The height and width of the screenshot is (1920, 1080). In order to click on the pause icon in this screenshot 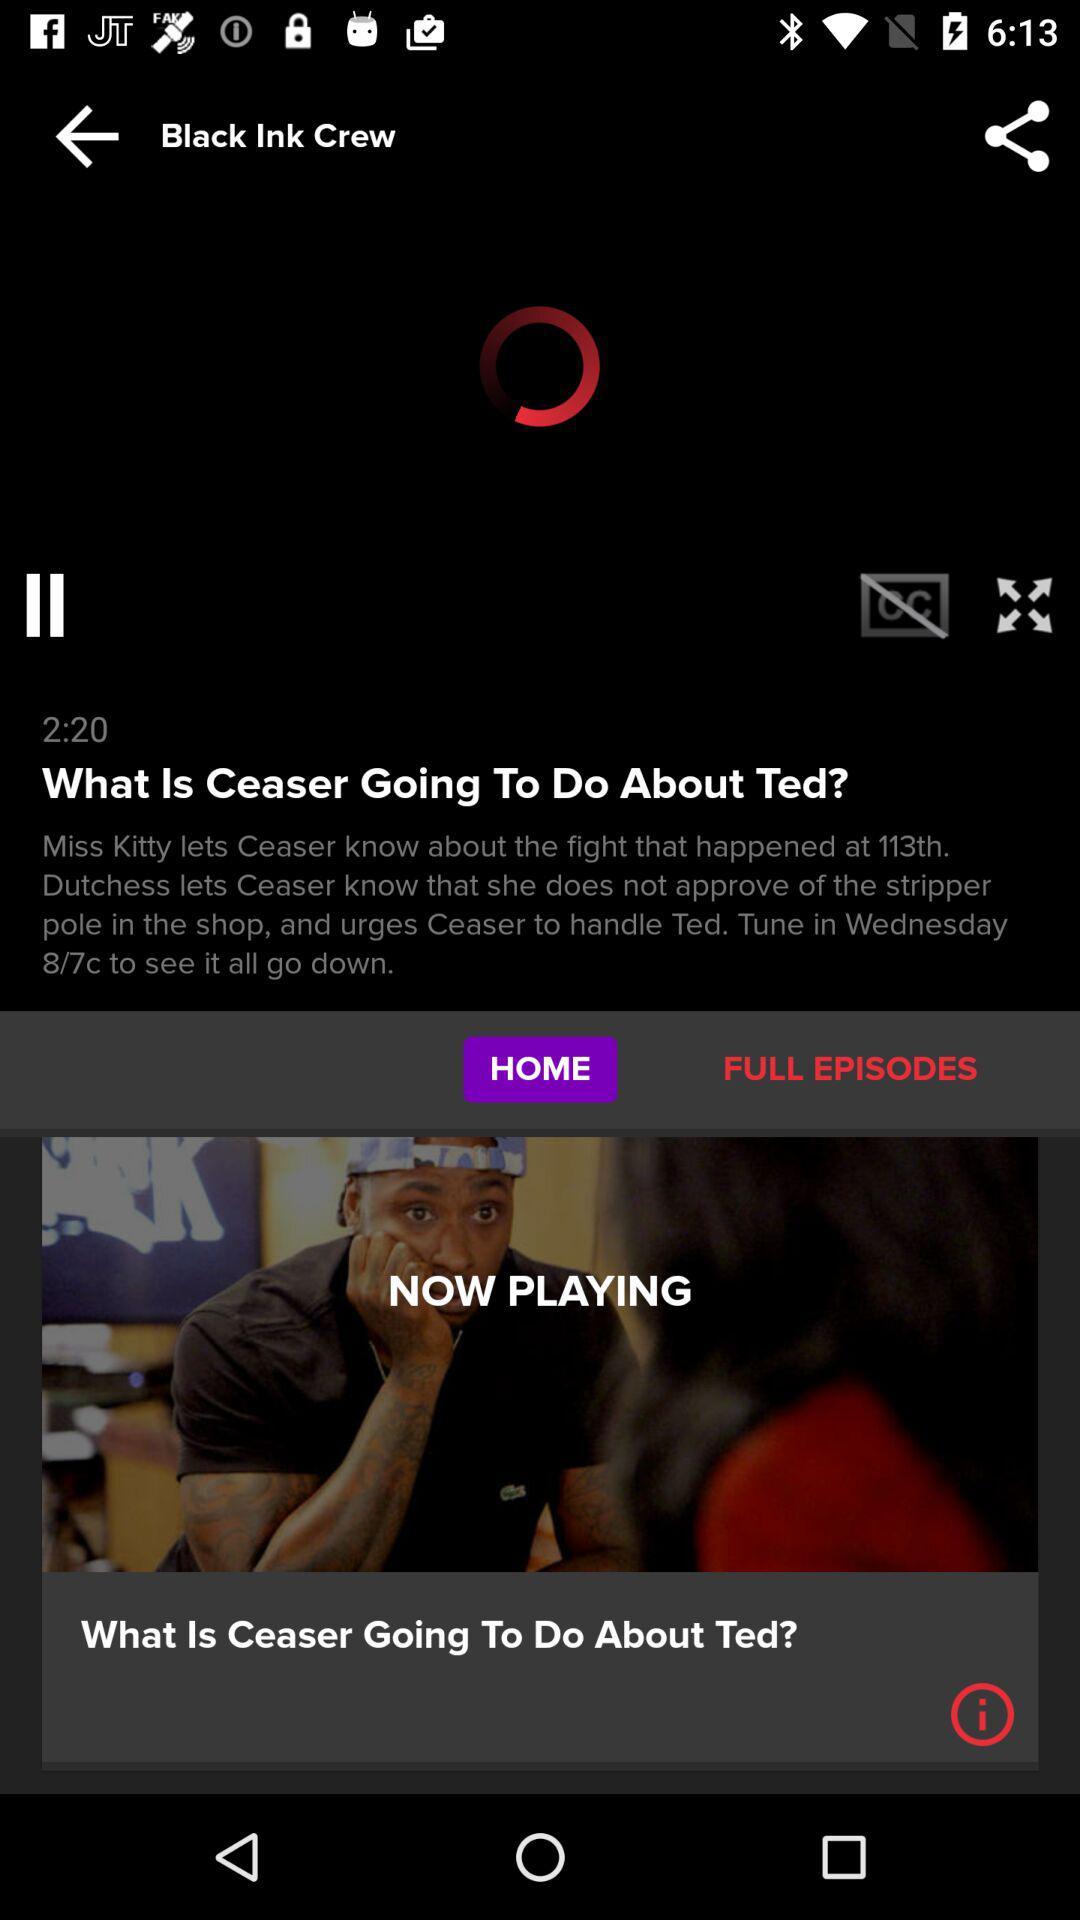, I will do `click(45, 603)`.